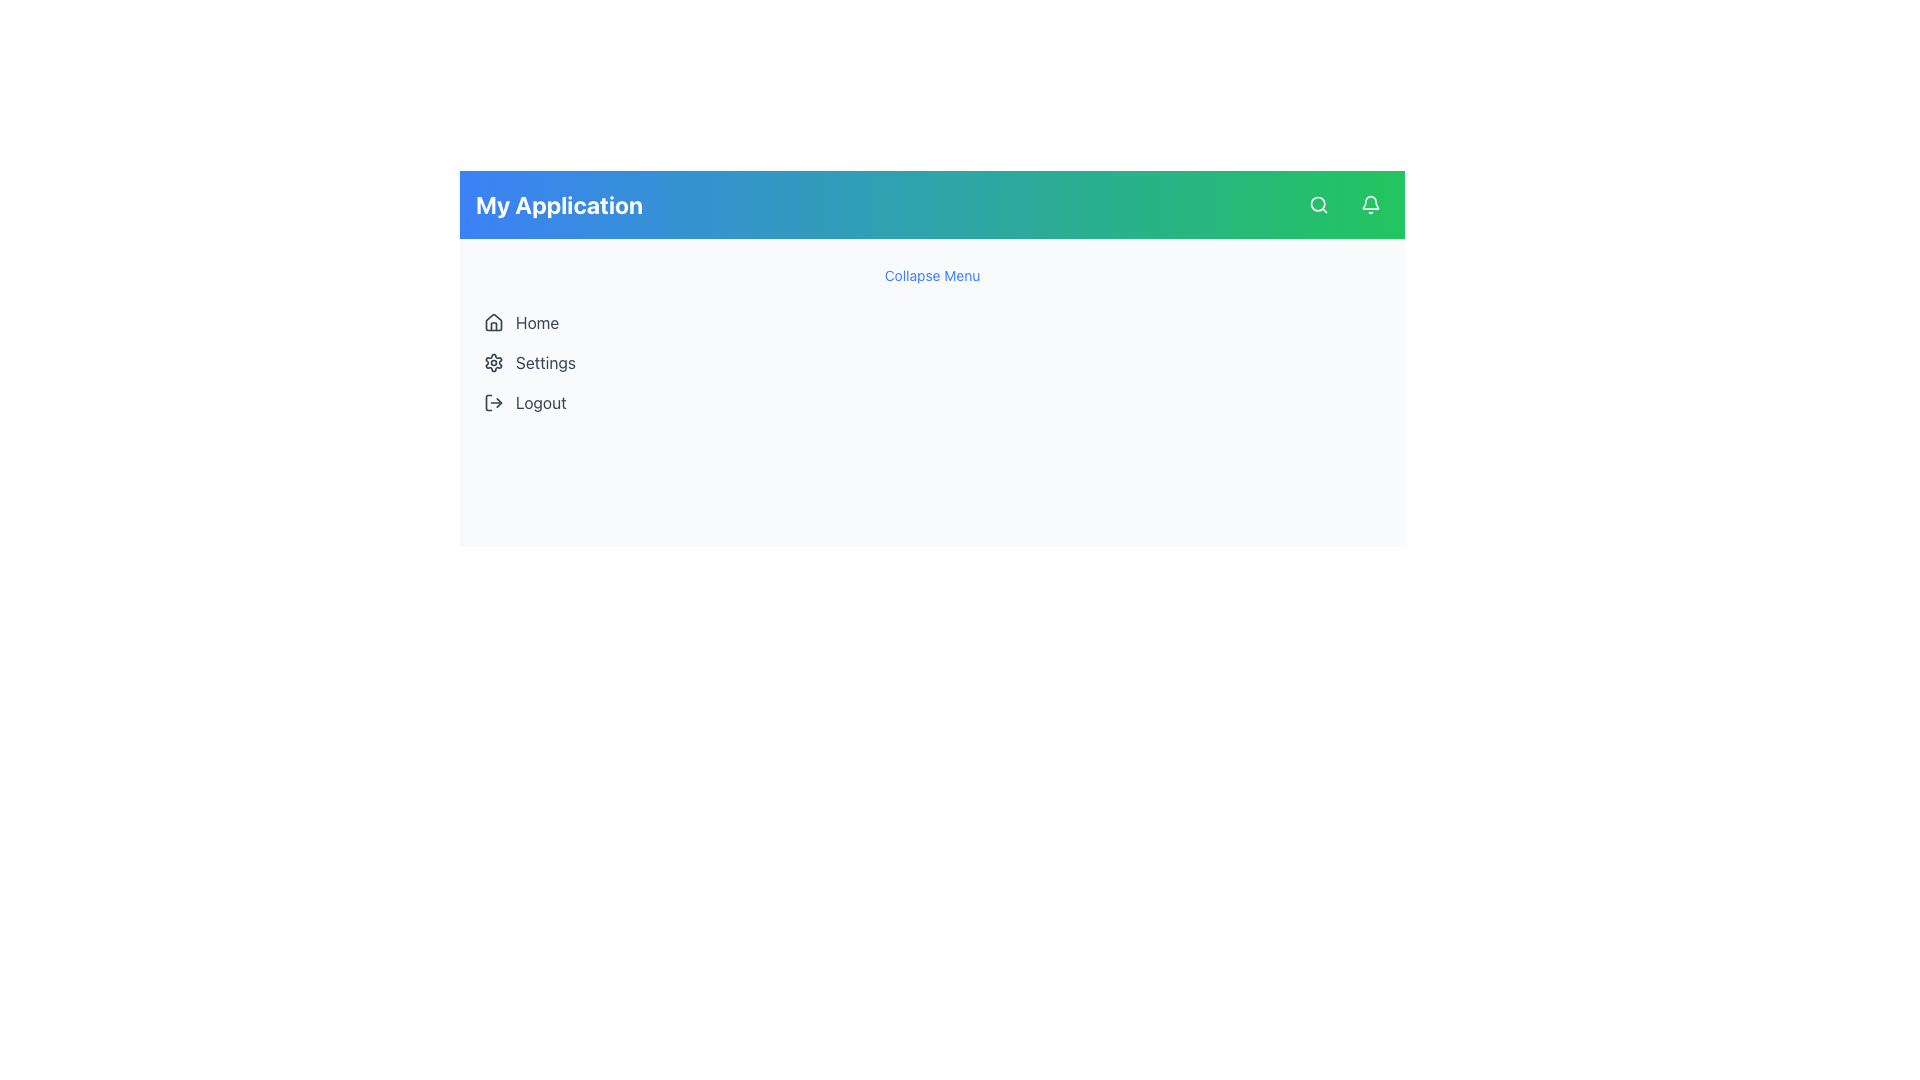  Describe the element at coordinates (1319, 204) in the screenshot. I see `the first circular search icon button, which is styled with a white magnifying glass on a green background` at that location.